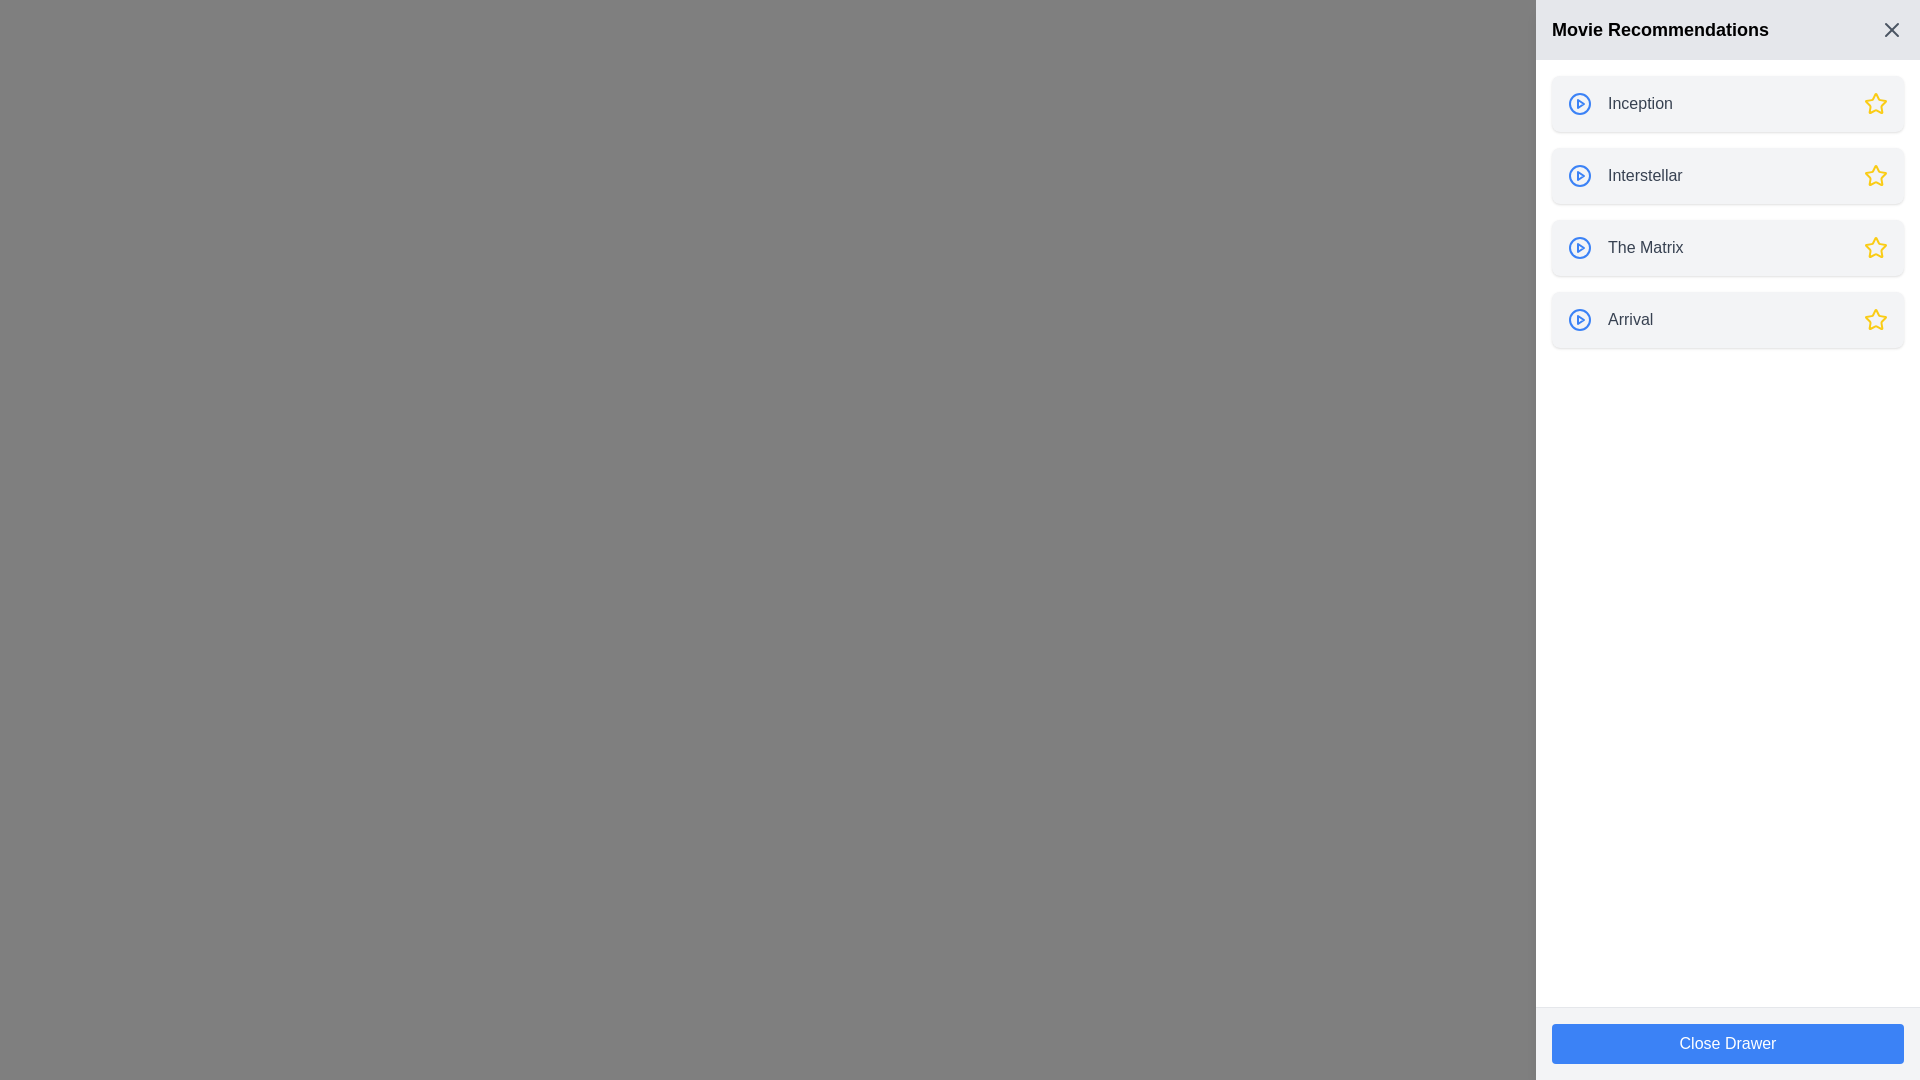 The height and width of the screenshot is (1080, 1920). Describe the element at coordinates (1875, 103) in the screenshot. I see `the star icon associated with the movie 'Inception' in the 'Movie Recommendations' panel` at that location.